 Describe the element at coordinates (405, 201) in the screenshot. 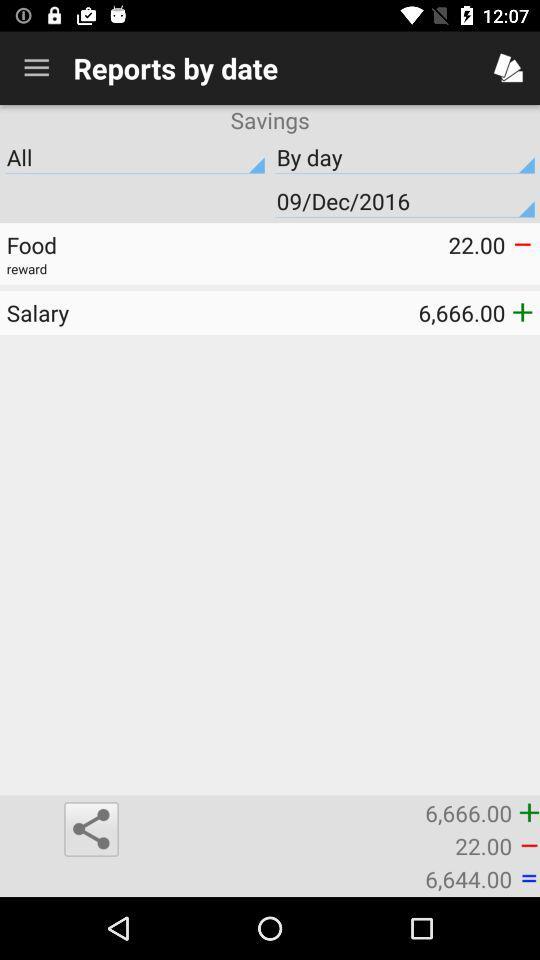

I see `the item next to all icon` at that location.